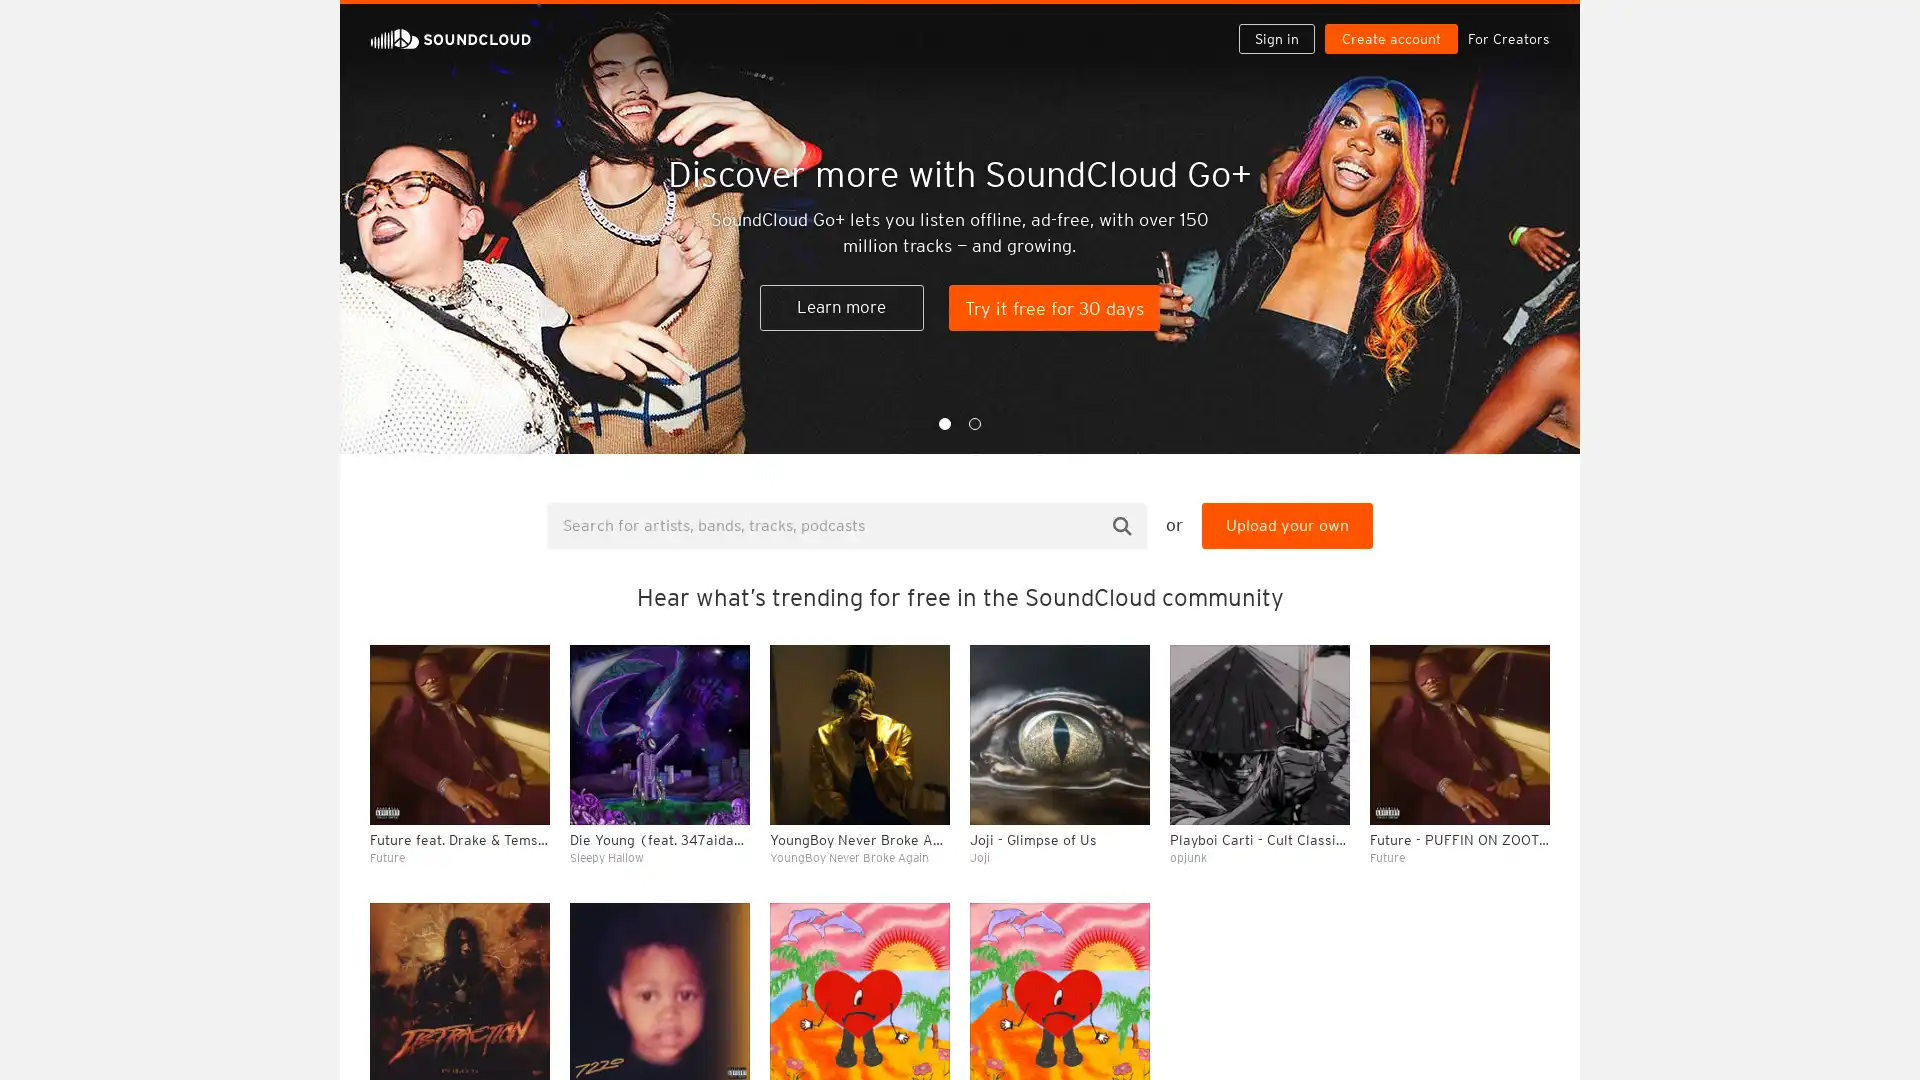 The image size is (1920, 1080). Describe the element at coordinates (1482, 546) in the screenshot. I see `Clear` at that location.